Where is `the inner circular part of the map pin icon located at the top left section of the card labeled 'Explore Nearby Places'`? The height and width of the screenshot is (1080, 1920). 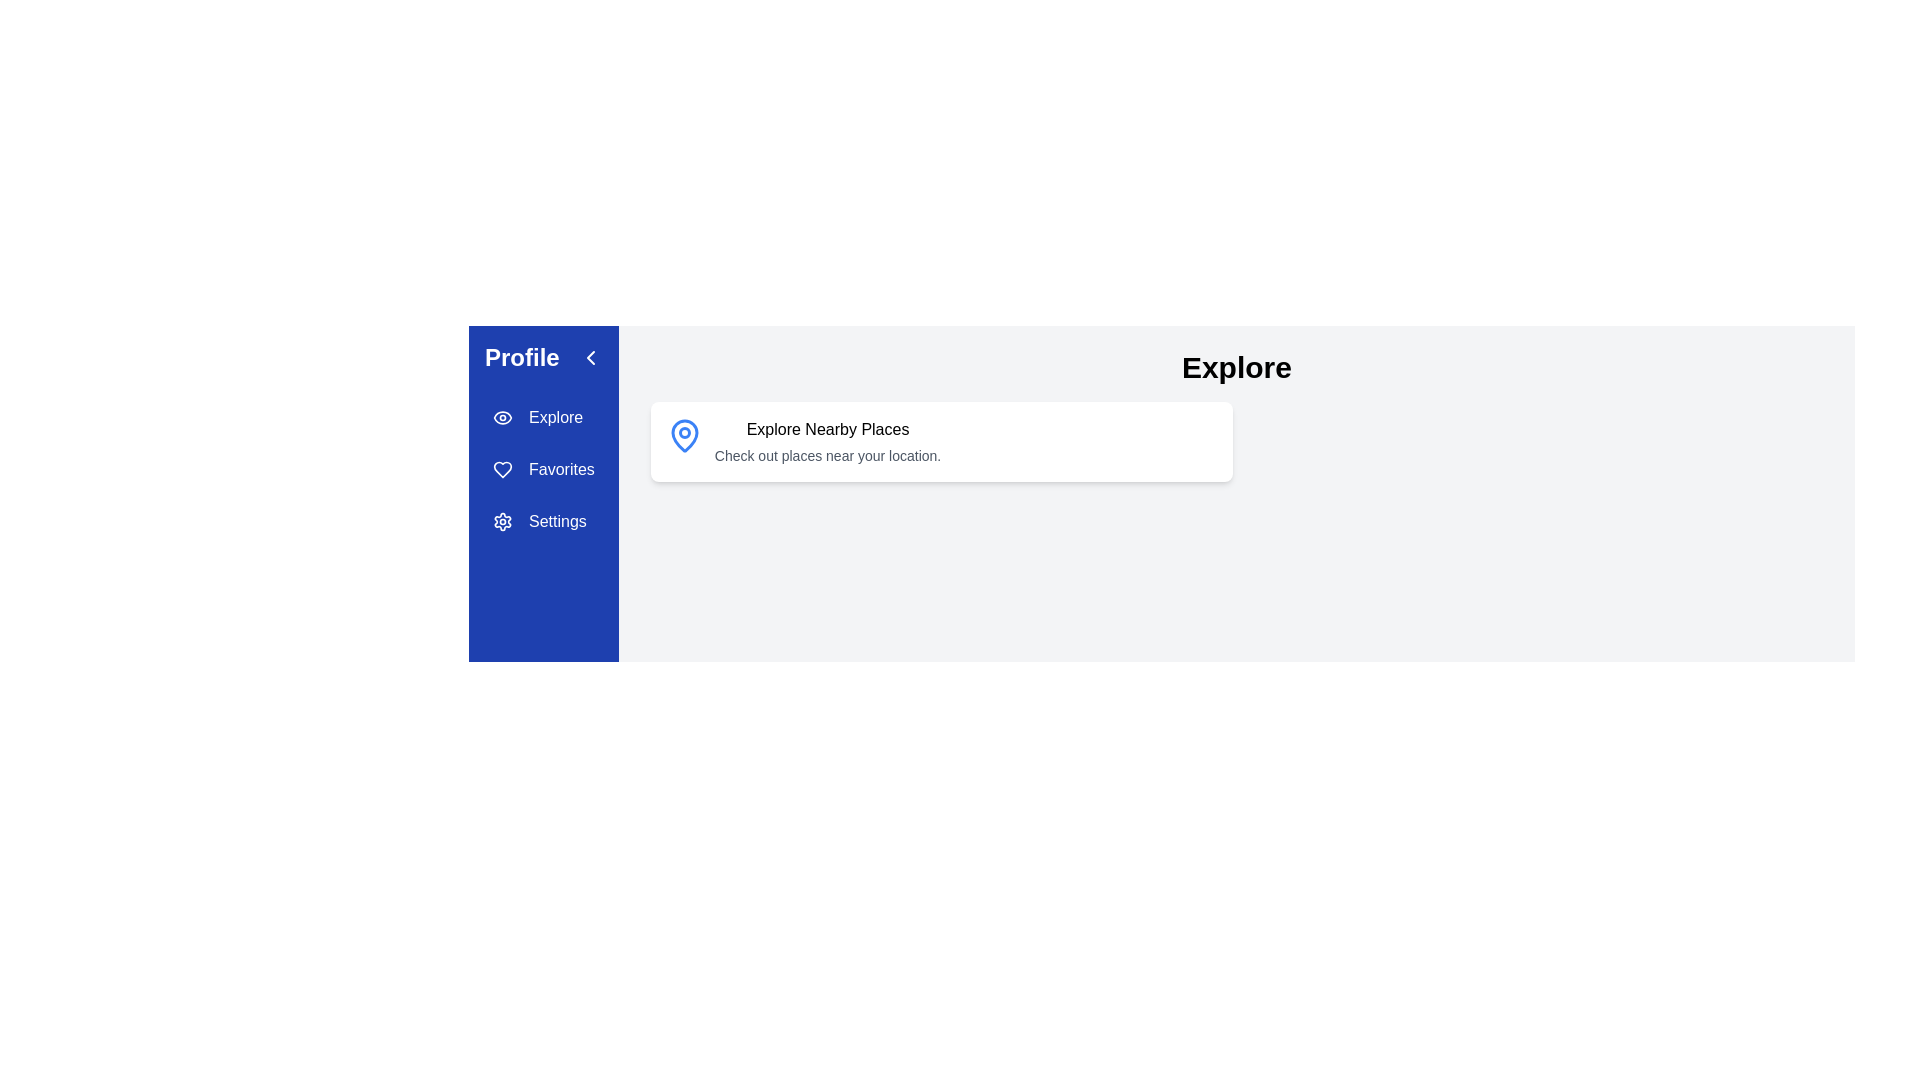
the inner circular part of the map pin icon located at the top left section of the card labeled 'Explore Nearby Places' is located at coordinates (684, 431).